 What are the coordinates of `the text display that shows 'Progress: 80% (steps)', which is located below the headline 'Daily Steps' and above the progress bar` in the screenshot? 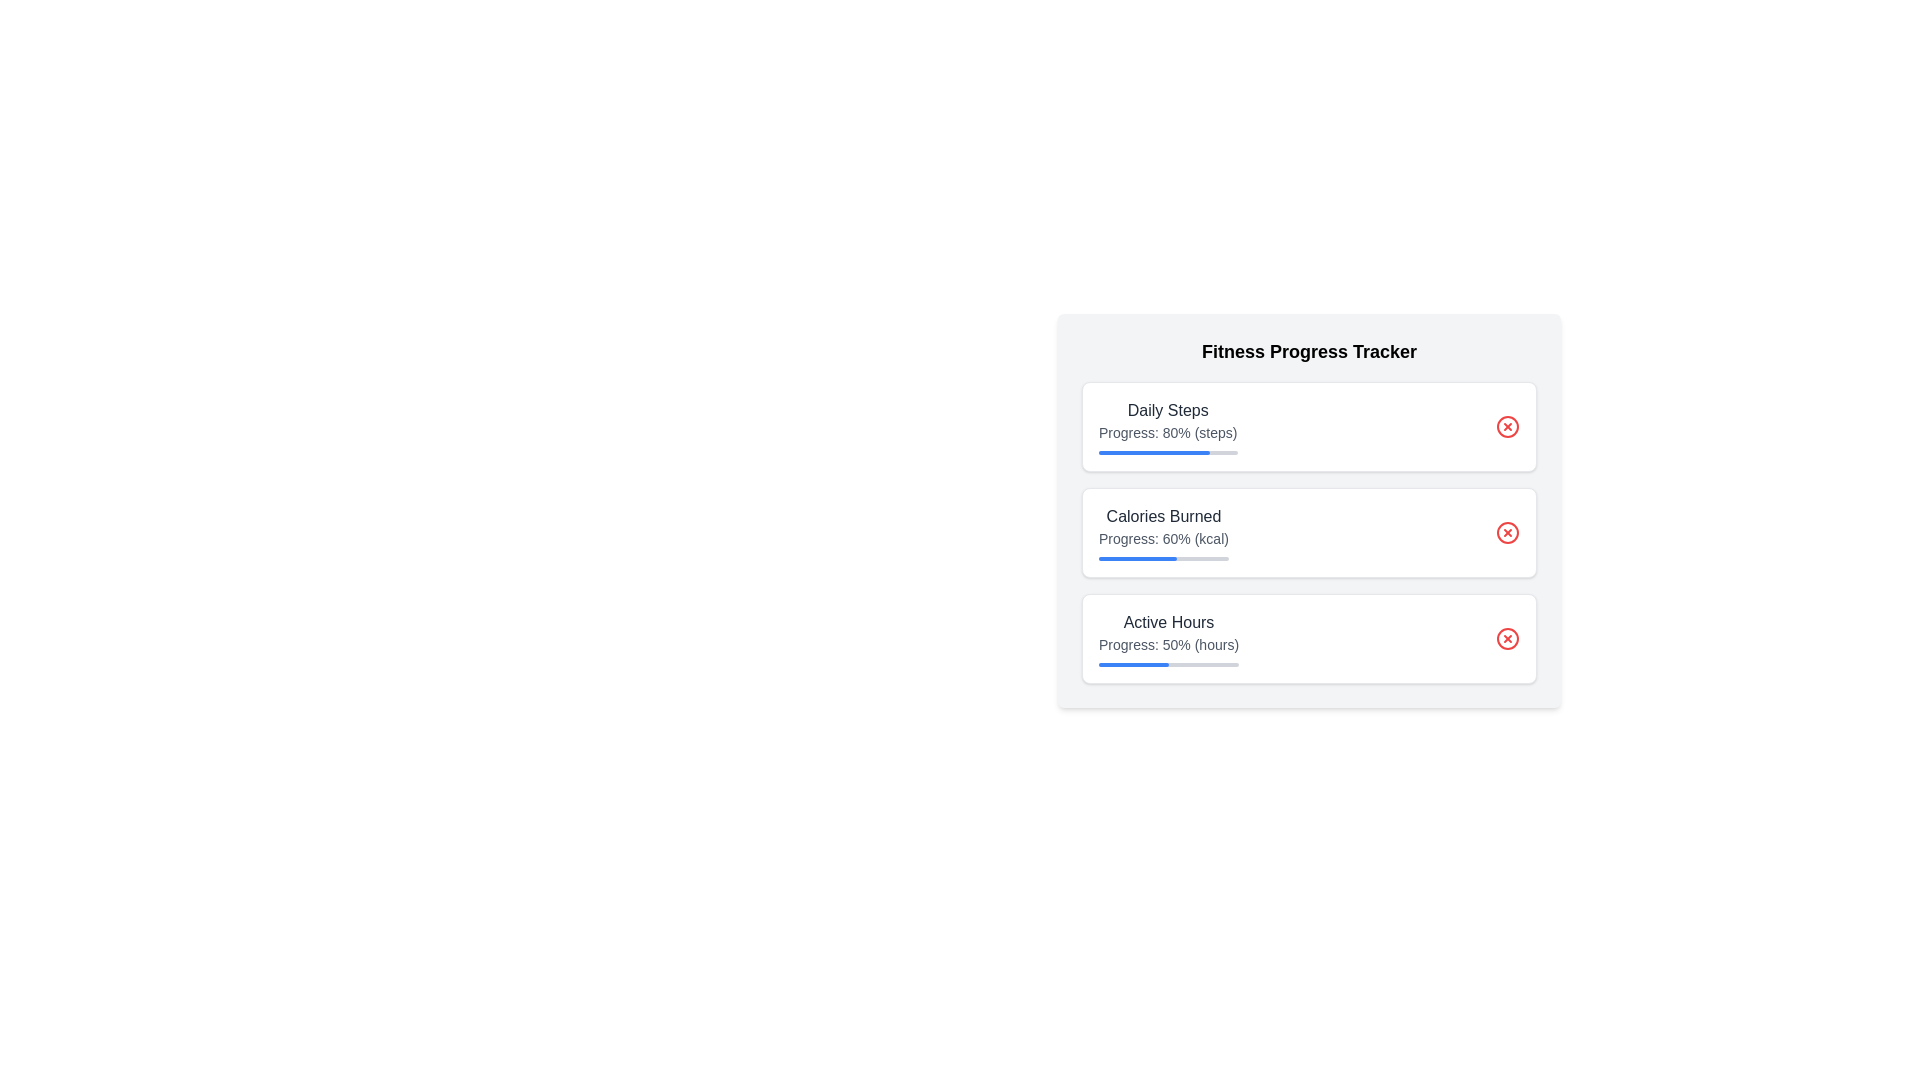 It's located at (1168, 431).